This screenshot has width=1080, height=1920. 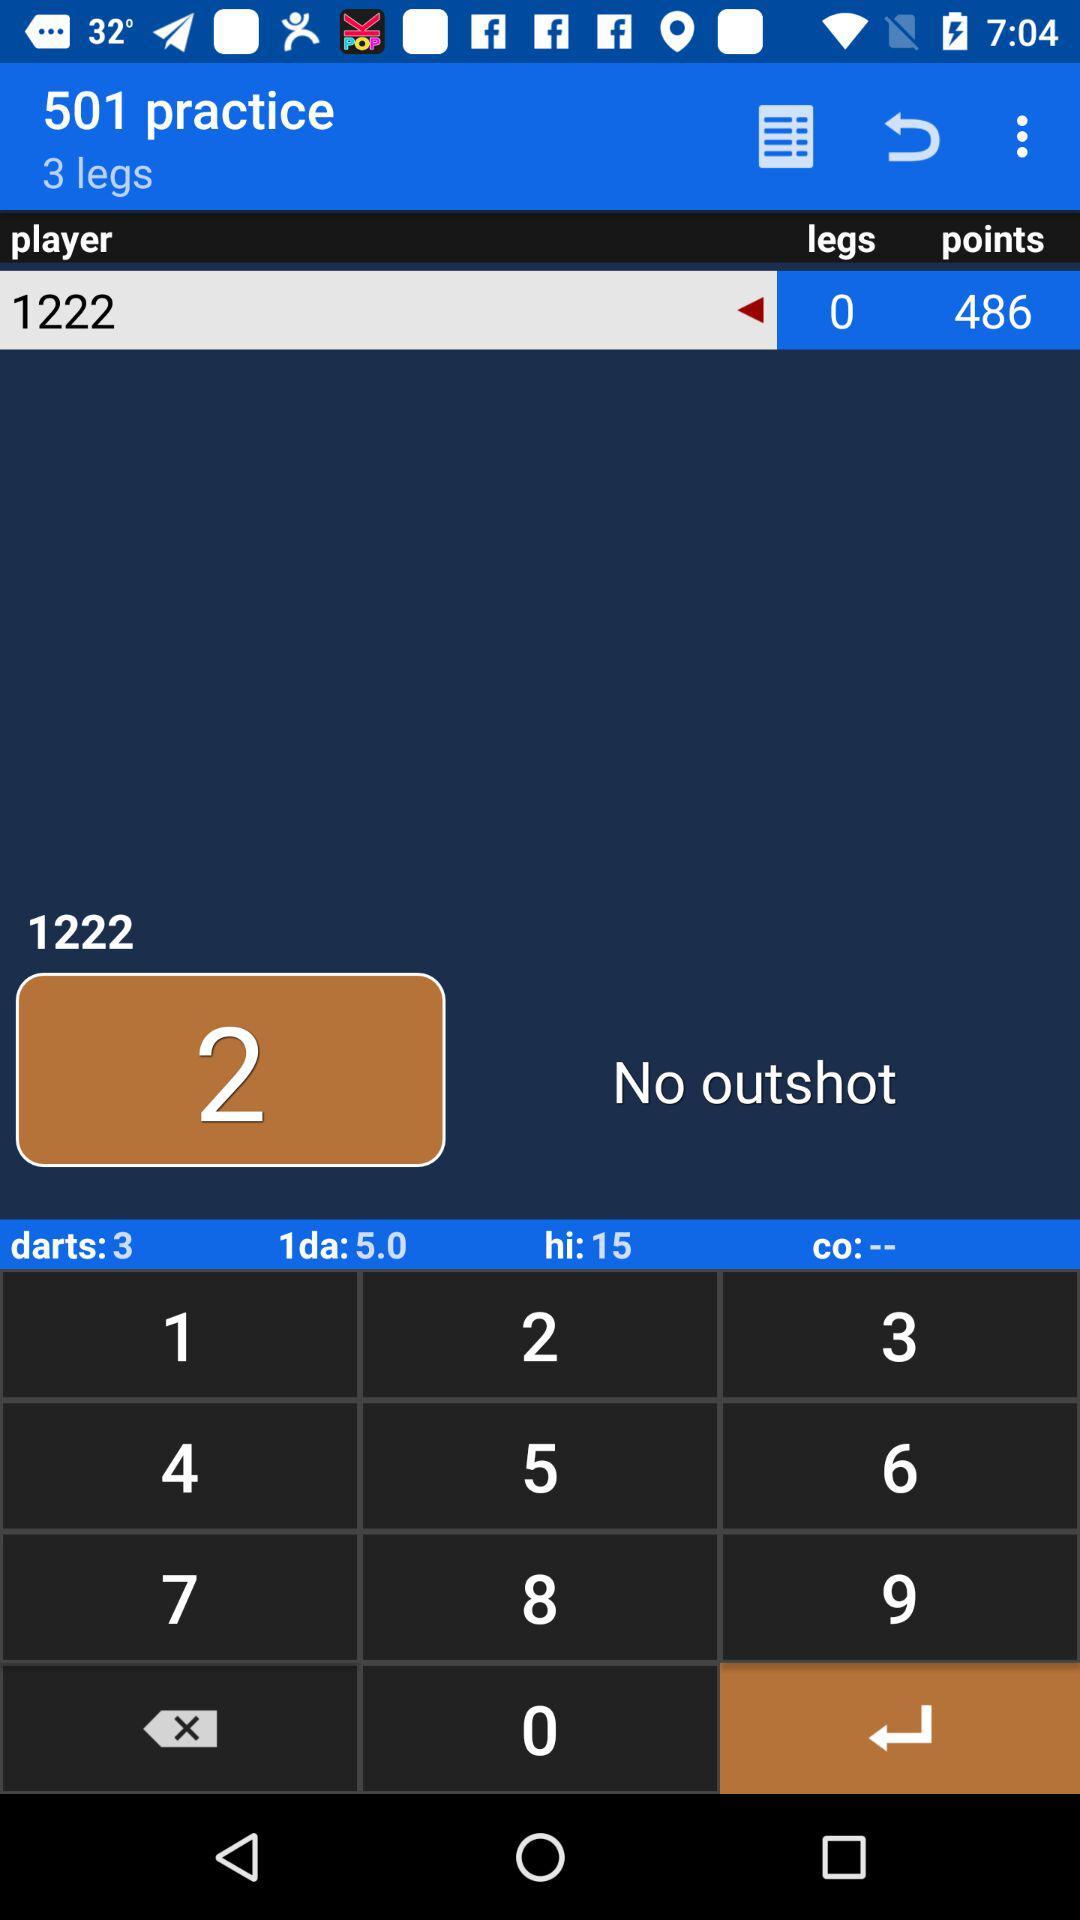 I want to click on the item to the right of player, so click(x=785, y=135).